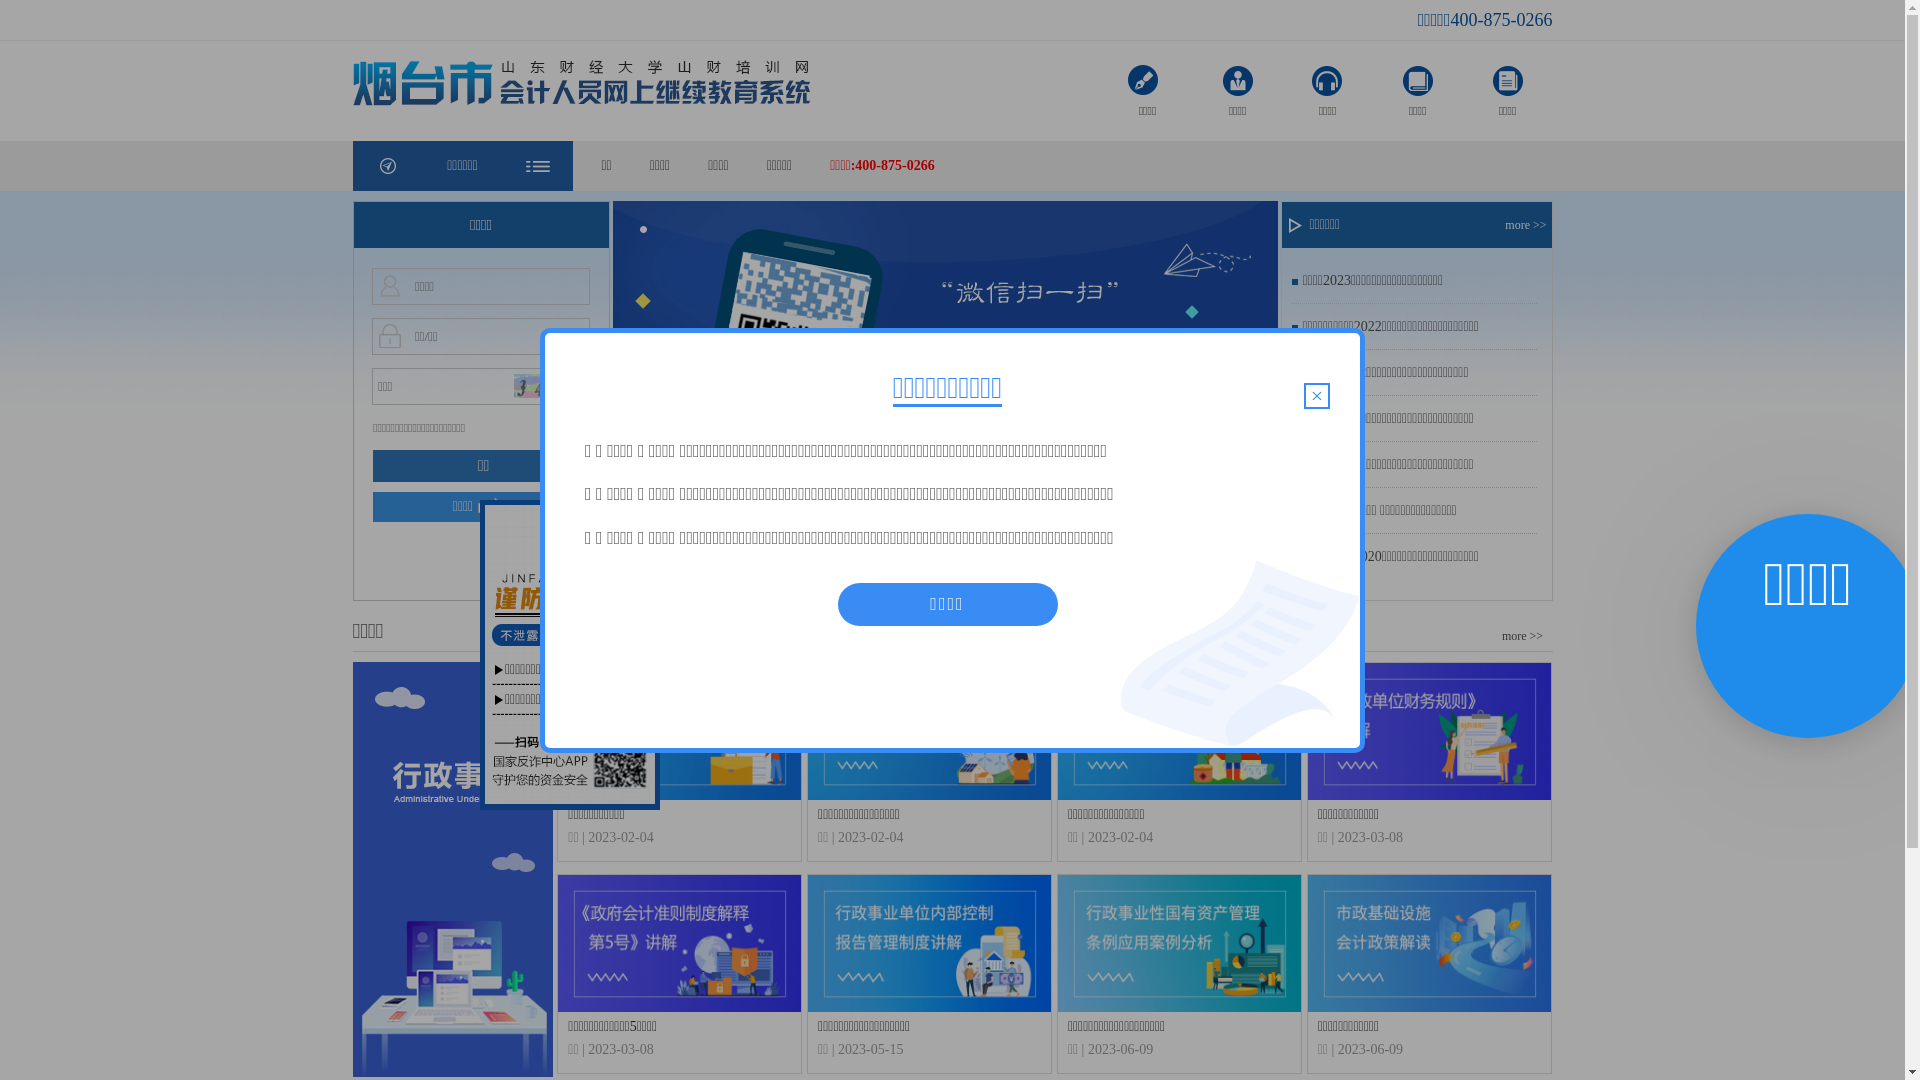  Describe the element at coordinates (1526, 224) in the screenshot. I see `'more >>'` at that location.